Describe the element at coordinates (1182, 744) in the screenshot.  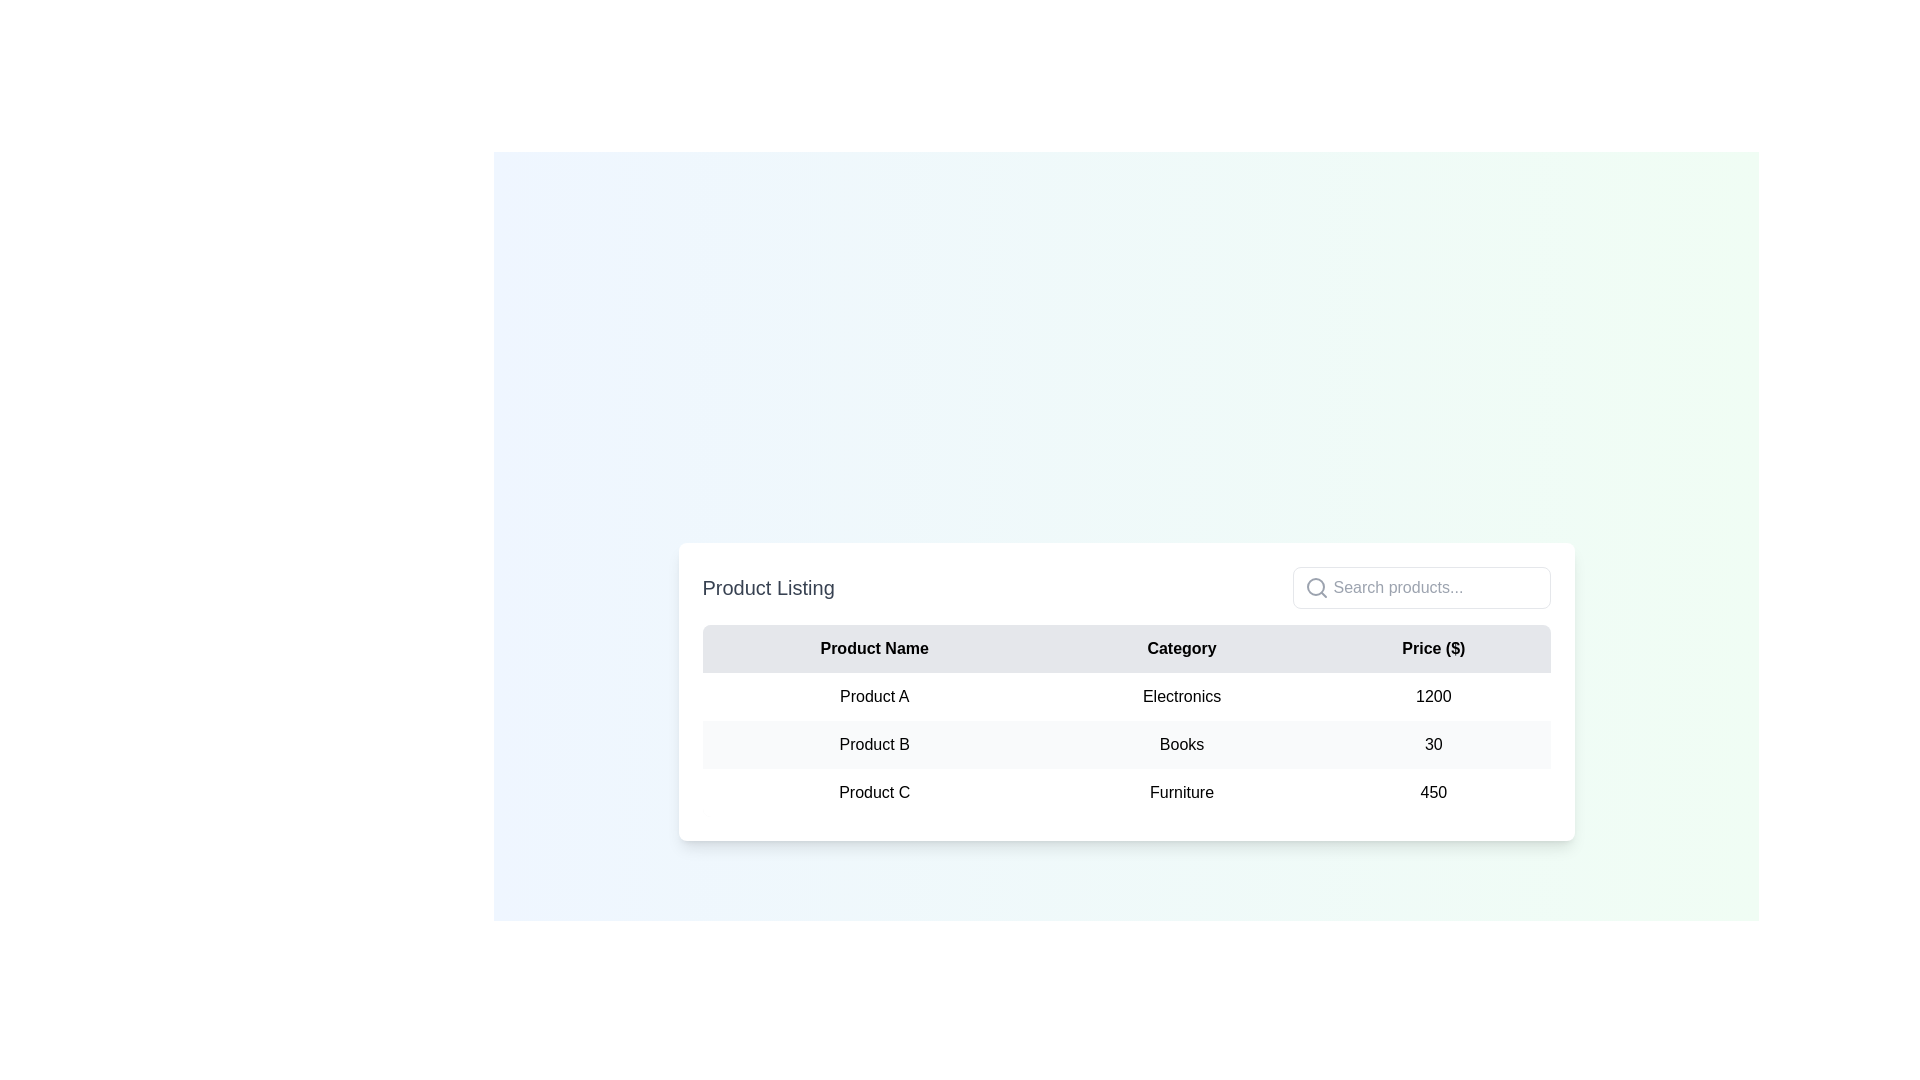
I see `text label indicating the category of the product 'Product B', which is positioned under the 'Category' column in the table` at that location.